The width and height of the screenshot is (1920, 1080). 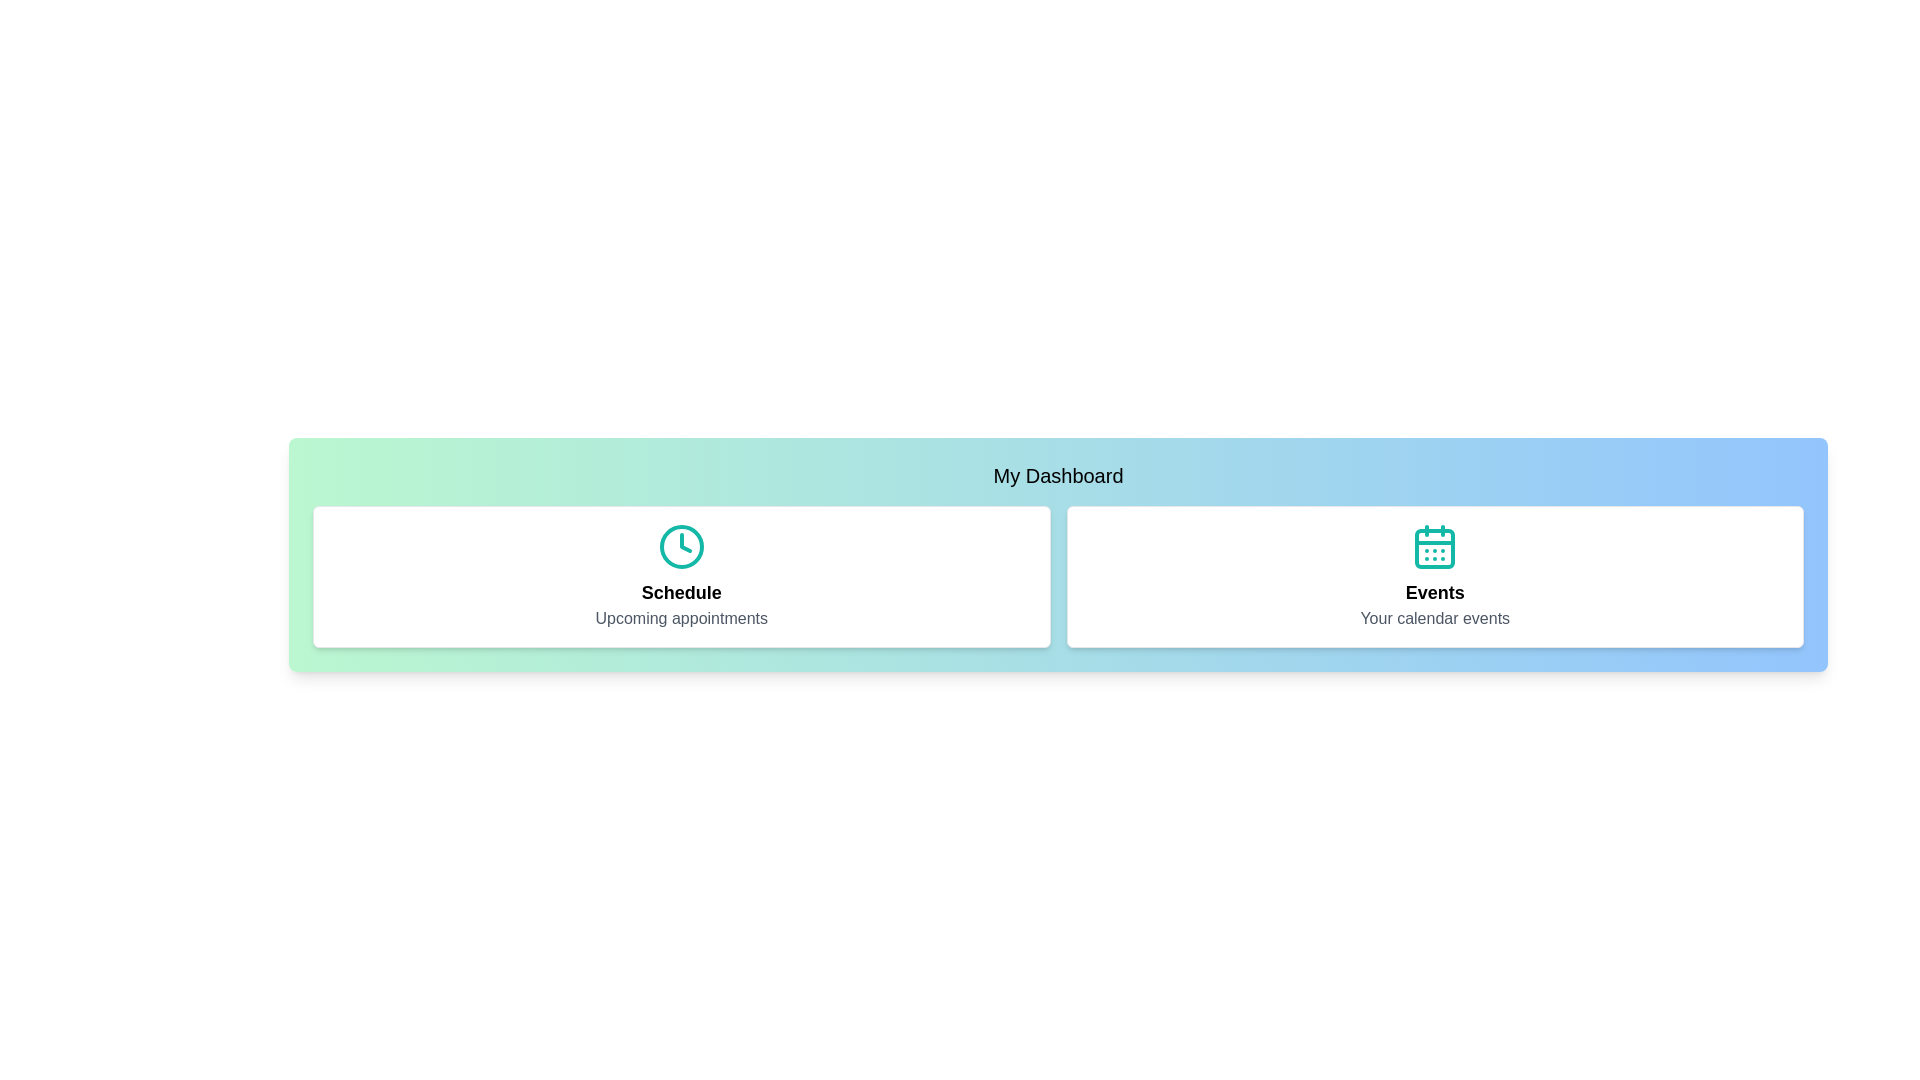 What do you see at coordinates (681, 617) in the screenshot?
I see `the Text label that describes upcoming appointments, located beneath the 'Schedule' heading and clock icon in the left-hand section of the UI` at bounding box center [681, 617].